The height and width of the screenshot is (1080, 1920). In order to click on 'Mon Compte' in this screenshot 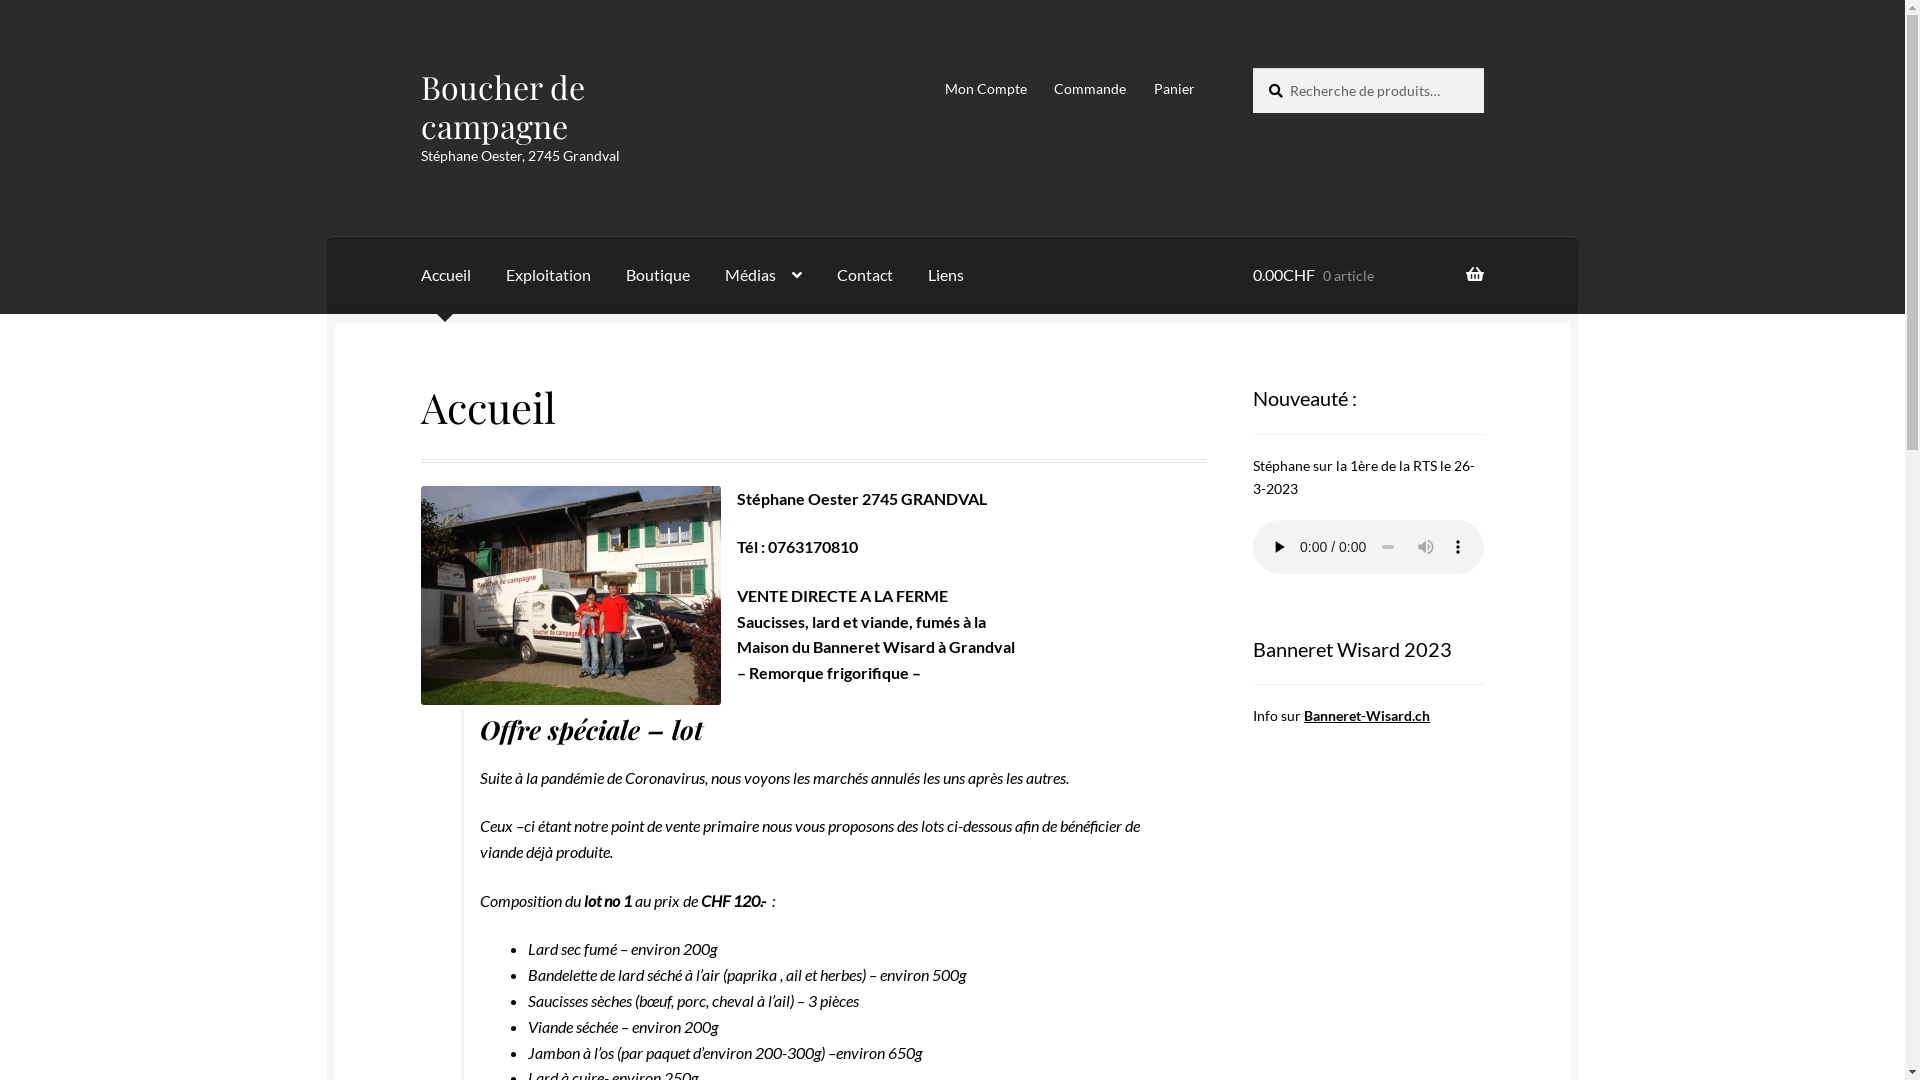, I will do `click(985, 87)`.